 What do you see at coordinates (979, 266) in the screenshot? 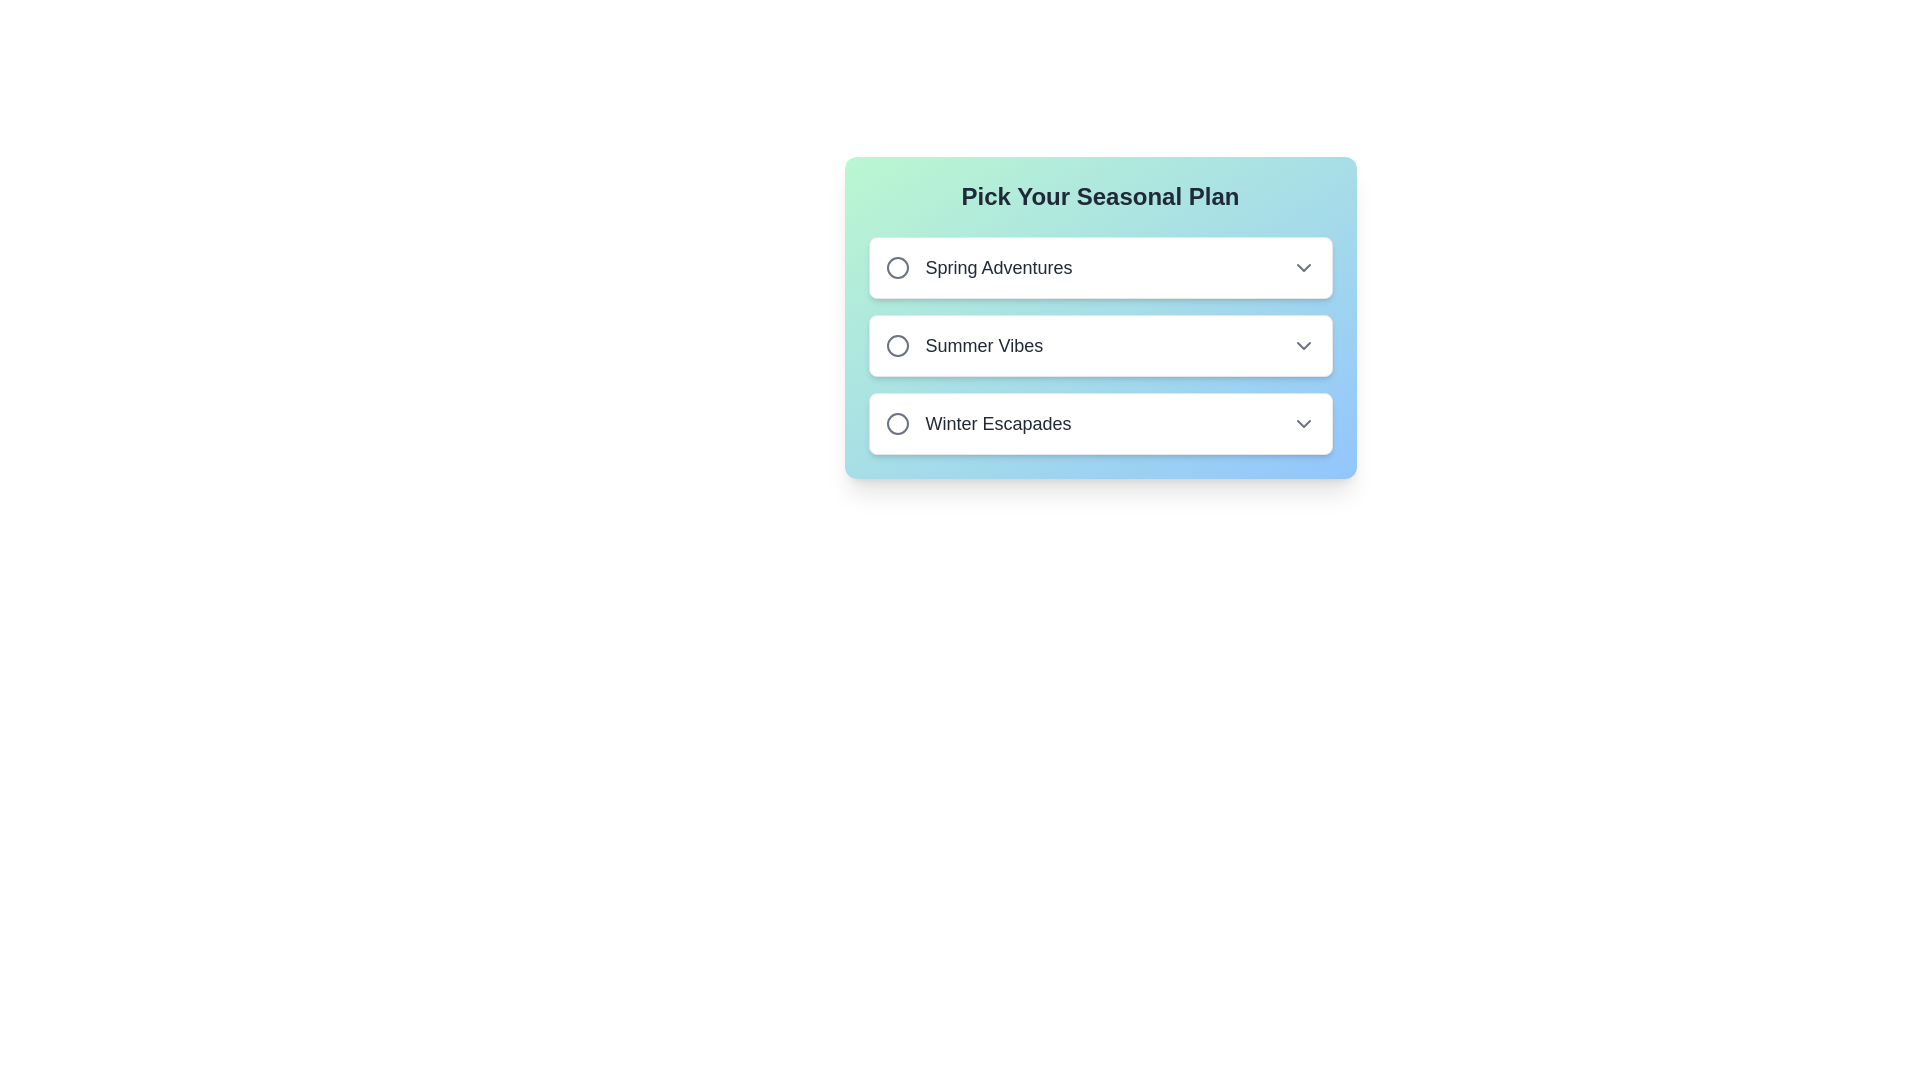
I see `the first option in the selection list labeled 'Spring Adventures'` at bounding box center [979, 266].